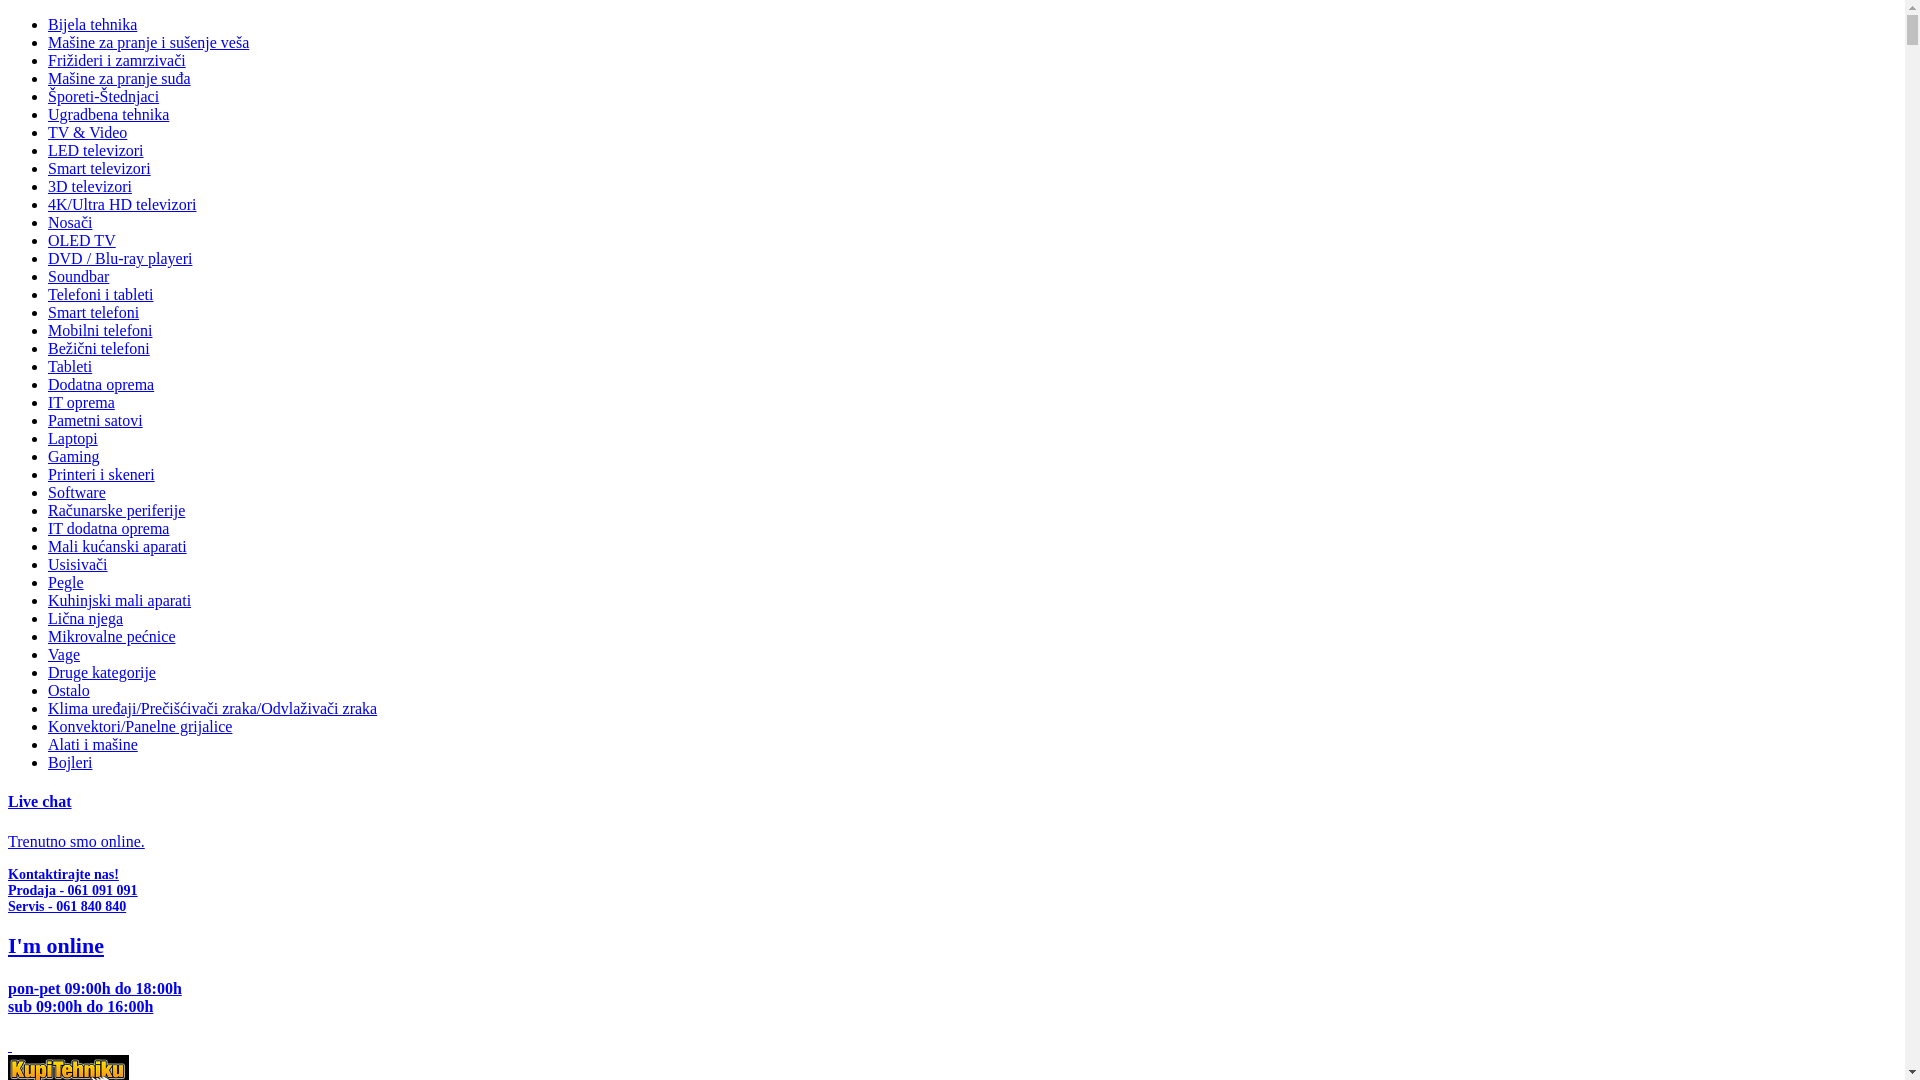  What do you see at coordinates (63, 654) in the screenshot?
I see `'Vage'` at bounding box center [63, 654].